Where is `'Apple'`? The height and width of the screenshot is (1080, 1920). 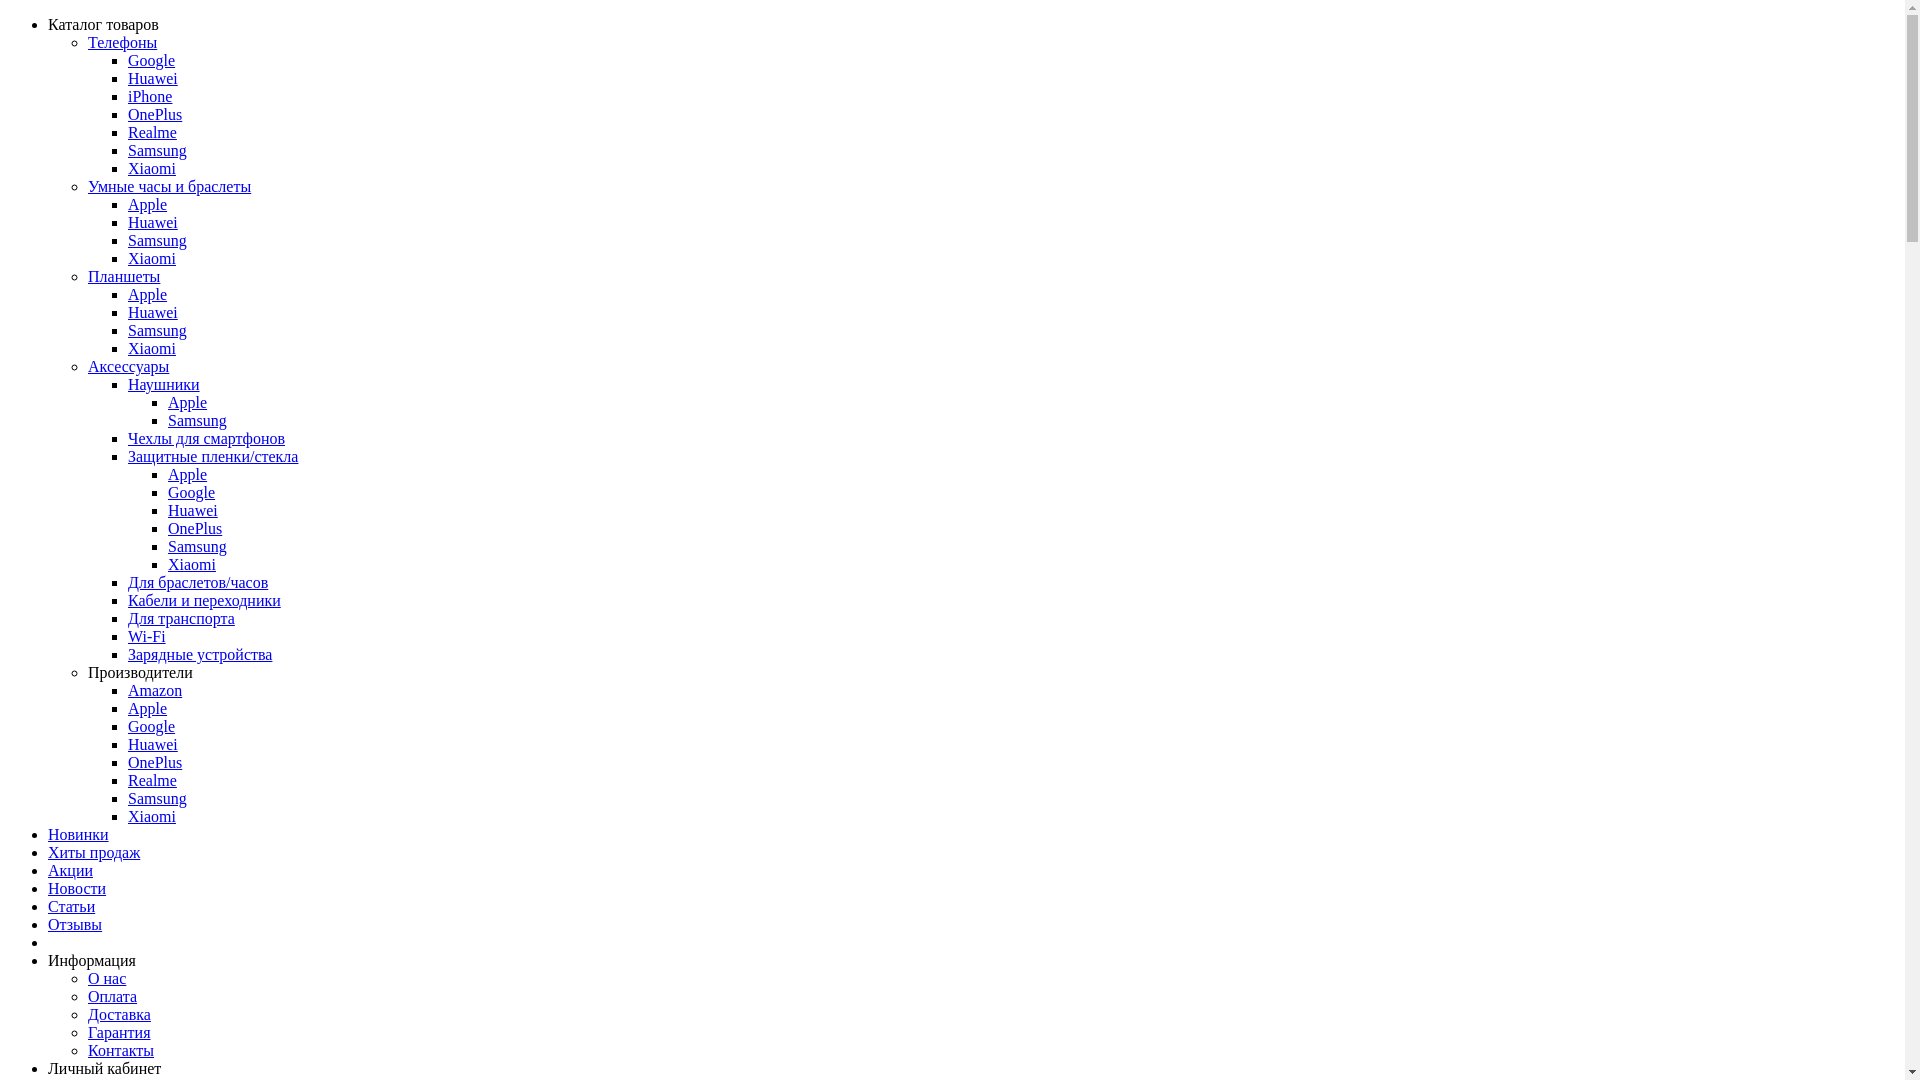 'Apple' is located at coordinates (146, 204).